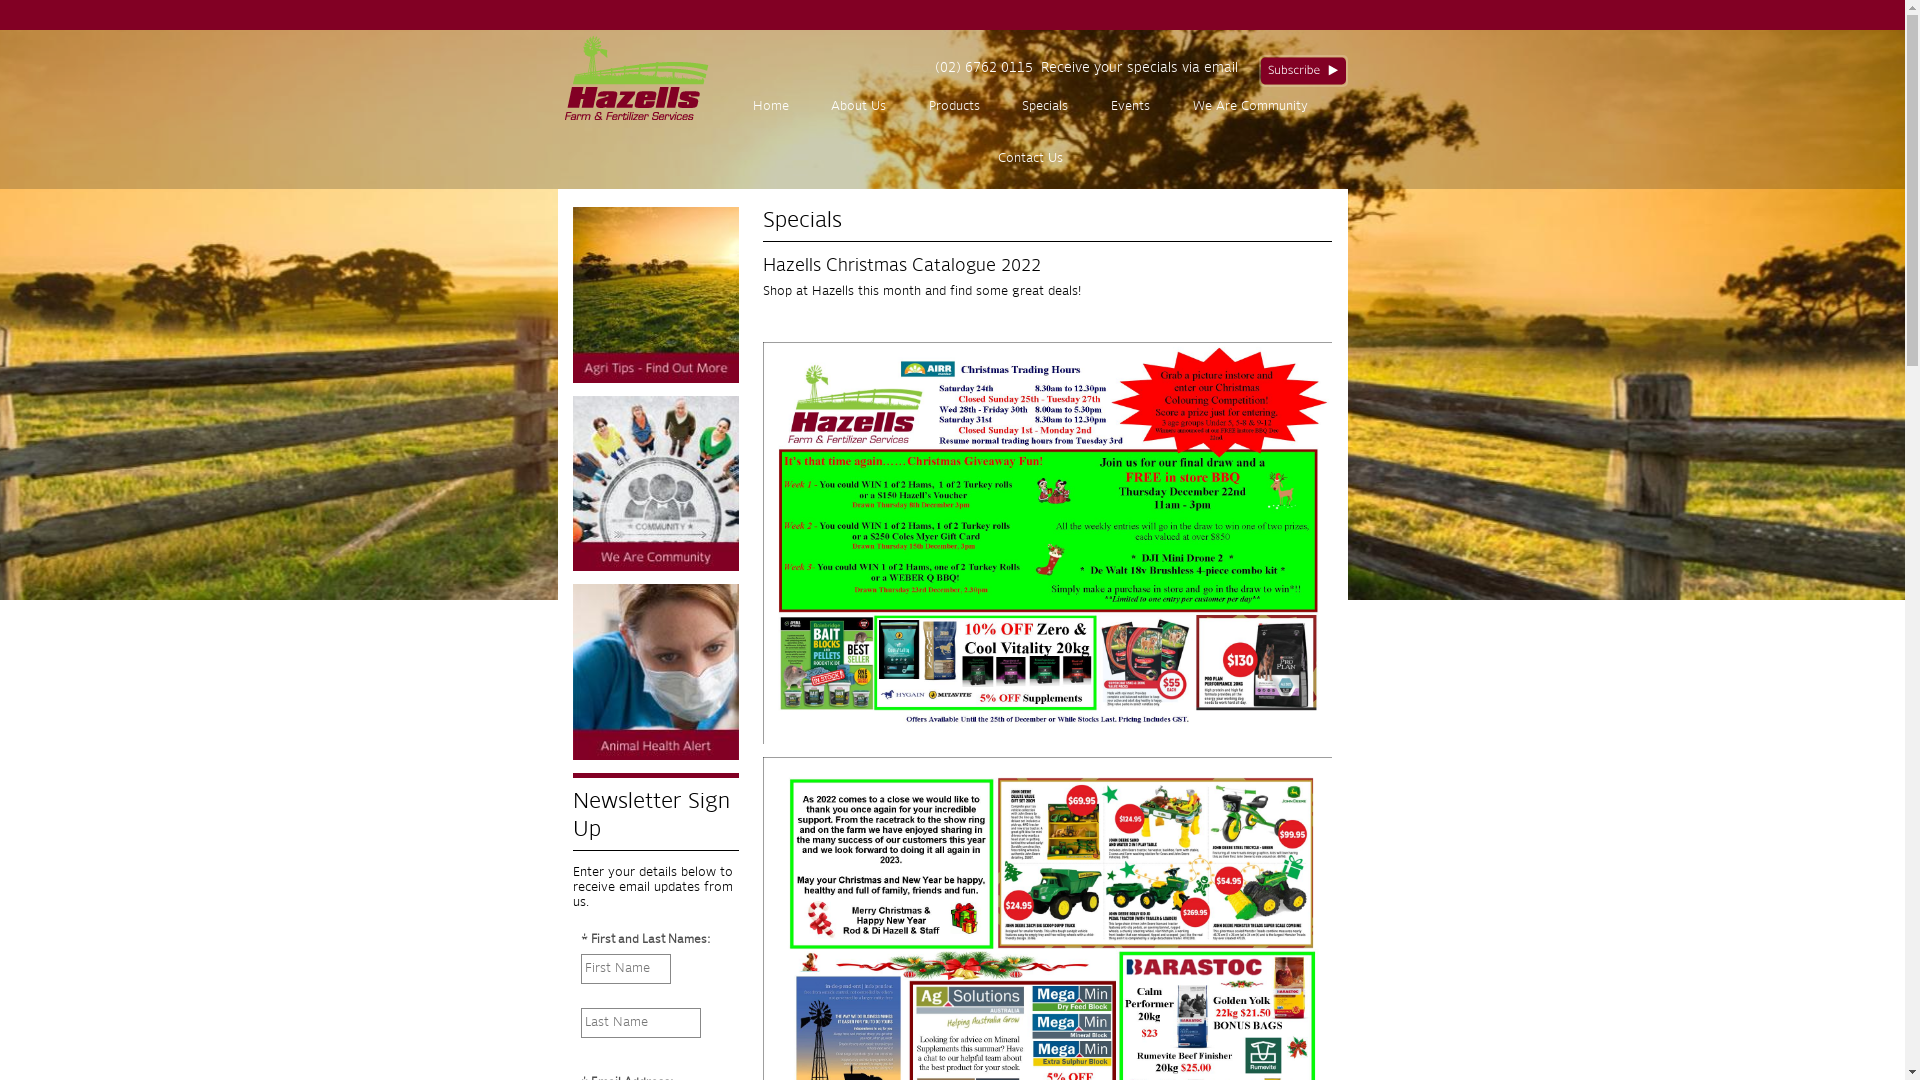 This screenshot has width=1920, height=1080. I want to click on 'Events', so click(1131, 107).